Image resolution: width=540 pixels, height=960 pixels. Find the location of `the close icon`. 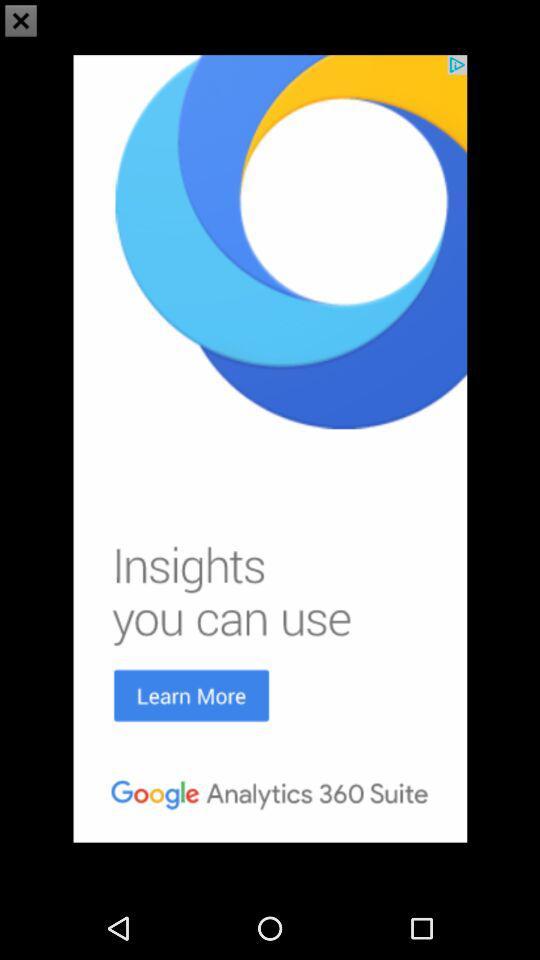

the close icon is located at coordinates (20, 21).